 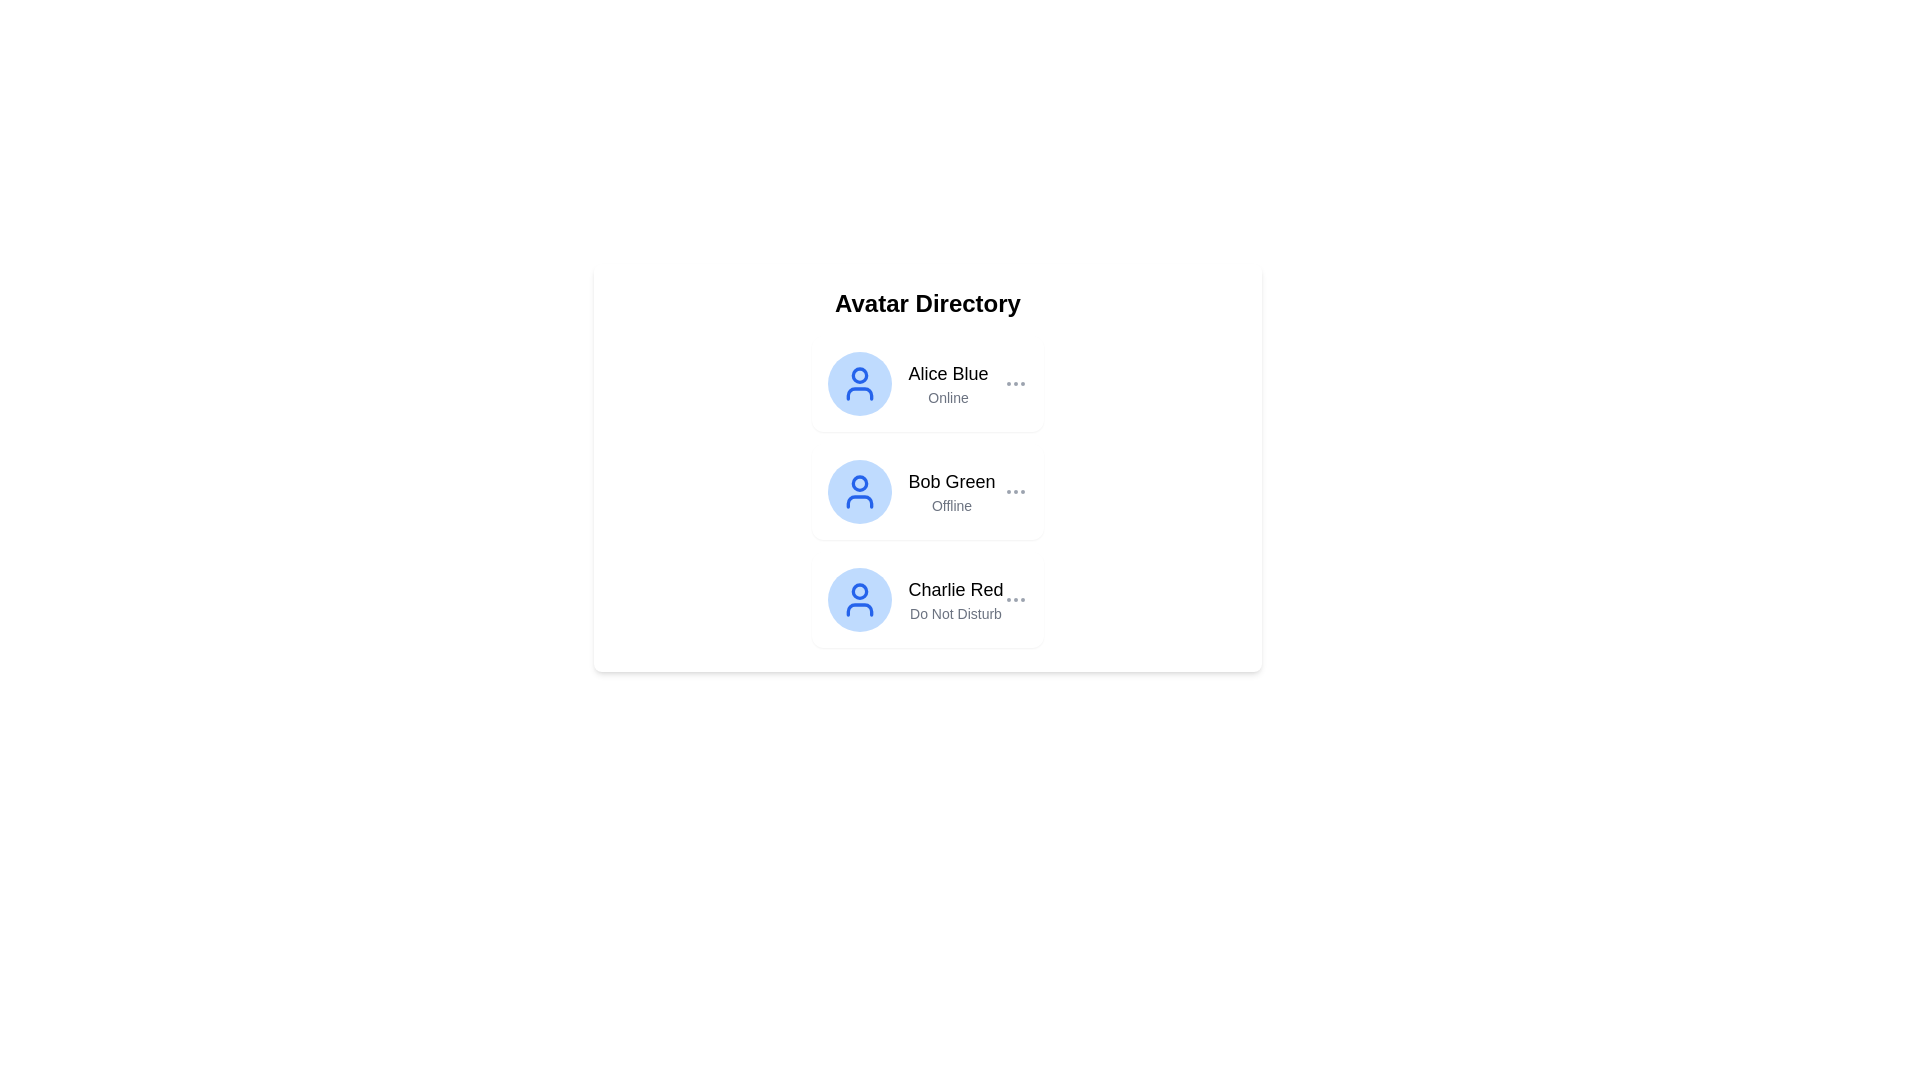 I want to click on the circle SVG element representing the status or identifier within the 'Alice Blue' avatar icon, located in the Avatar Directory list, so click(x=860, y=375).